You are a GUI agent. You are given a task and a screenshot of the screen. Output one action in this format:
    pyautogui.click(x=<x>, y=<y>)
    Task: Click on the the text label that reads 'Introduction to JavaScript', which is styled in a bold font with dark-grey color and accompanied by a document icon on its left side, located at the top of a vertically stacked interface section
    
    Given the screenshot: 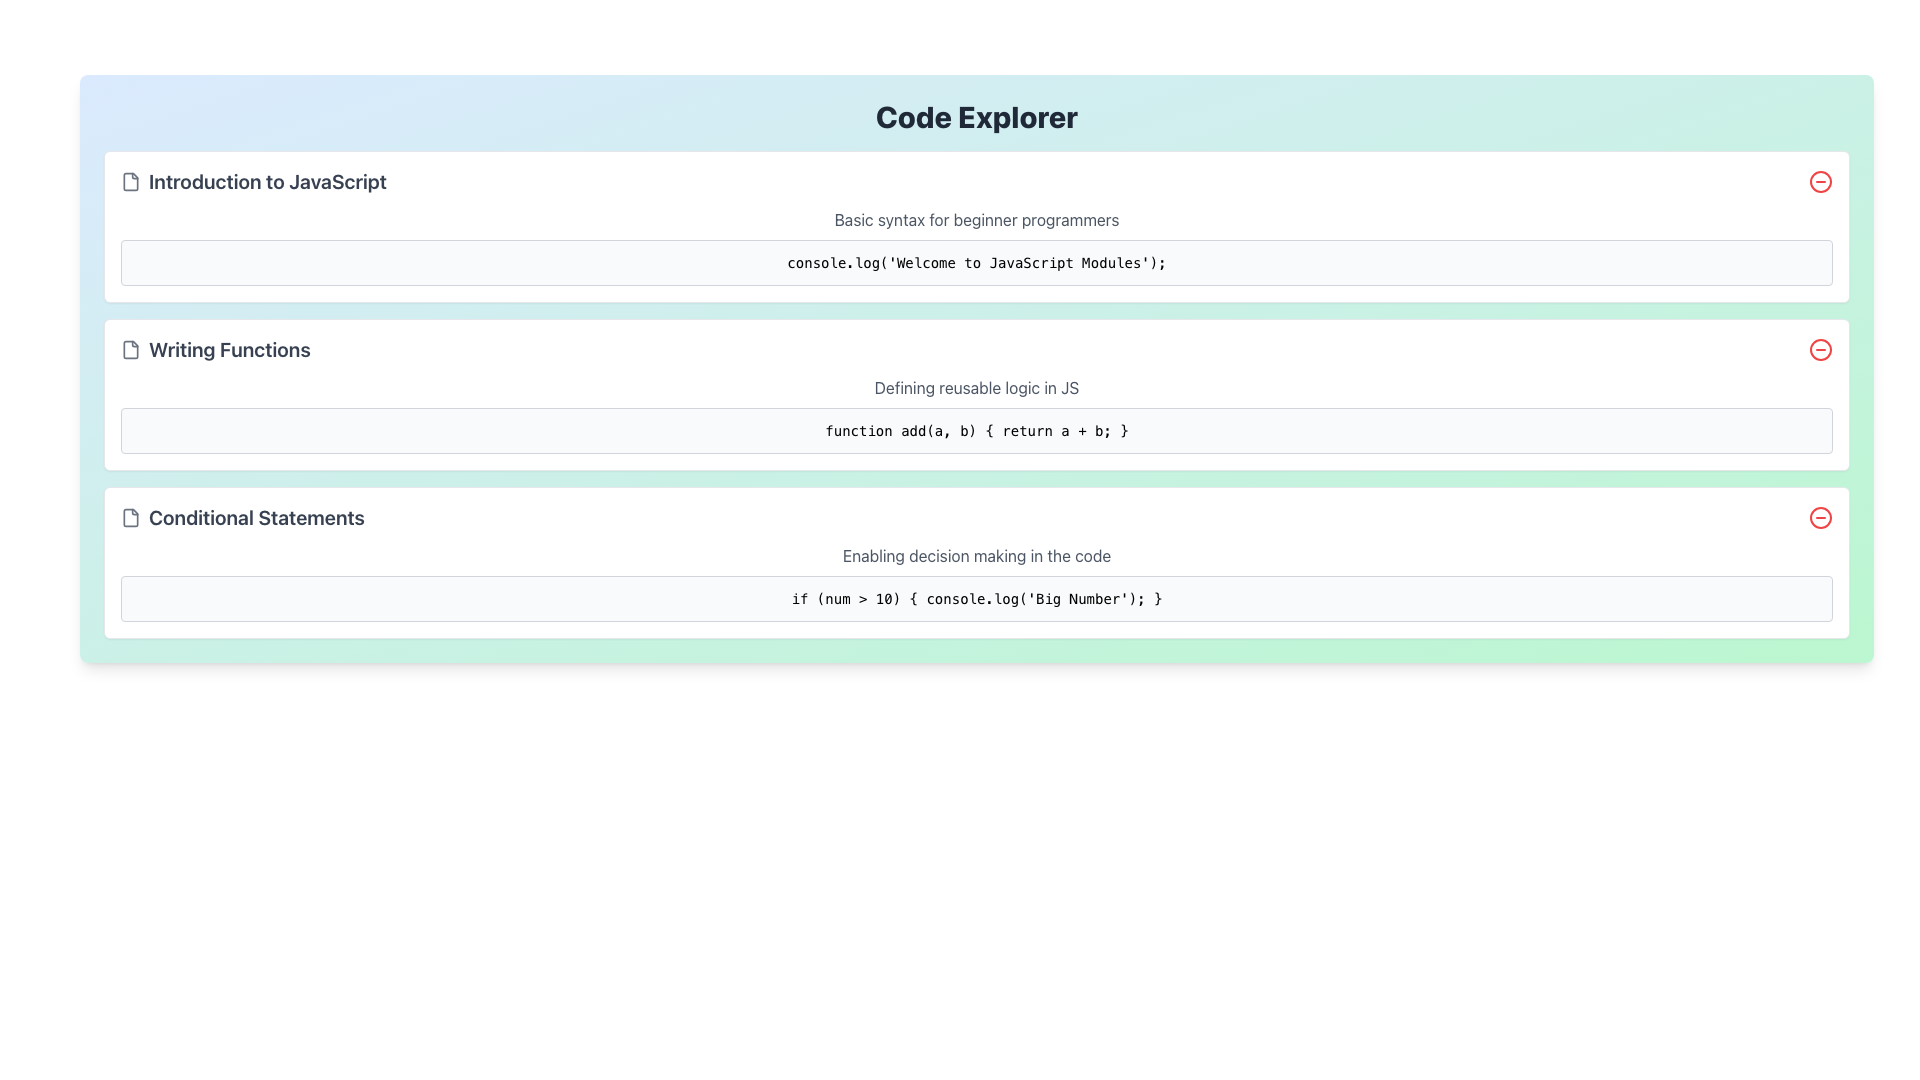 What is the action you would take?
    pyautogui.click(x=253, y=181)
    